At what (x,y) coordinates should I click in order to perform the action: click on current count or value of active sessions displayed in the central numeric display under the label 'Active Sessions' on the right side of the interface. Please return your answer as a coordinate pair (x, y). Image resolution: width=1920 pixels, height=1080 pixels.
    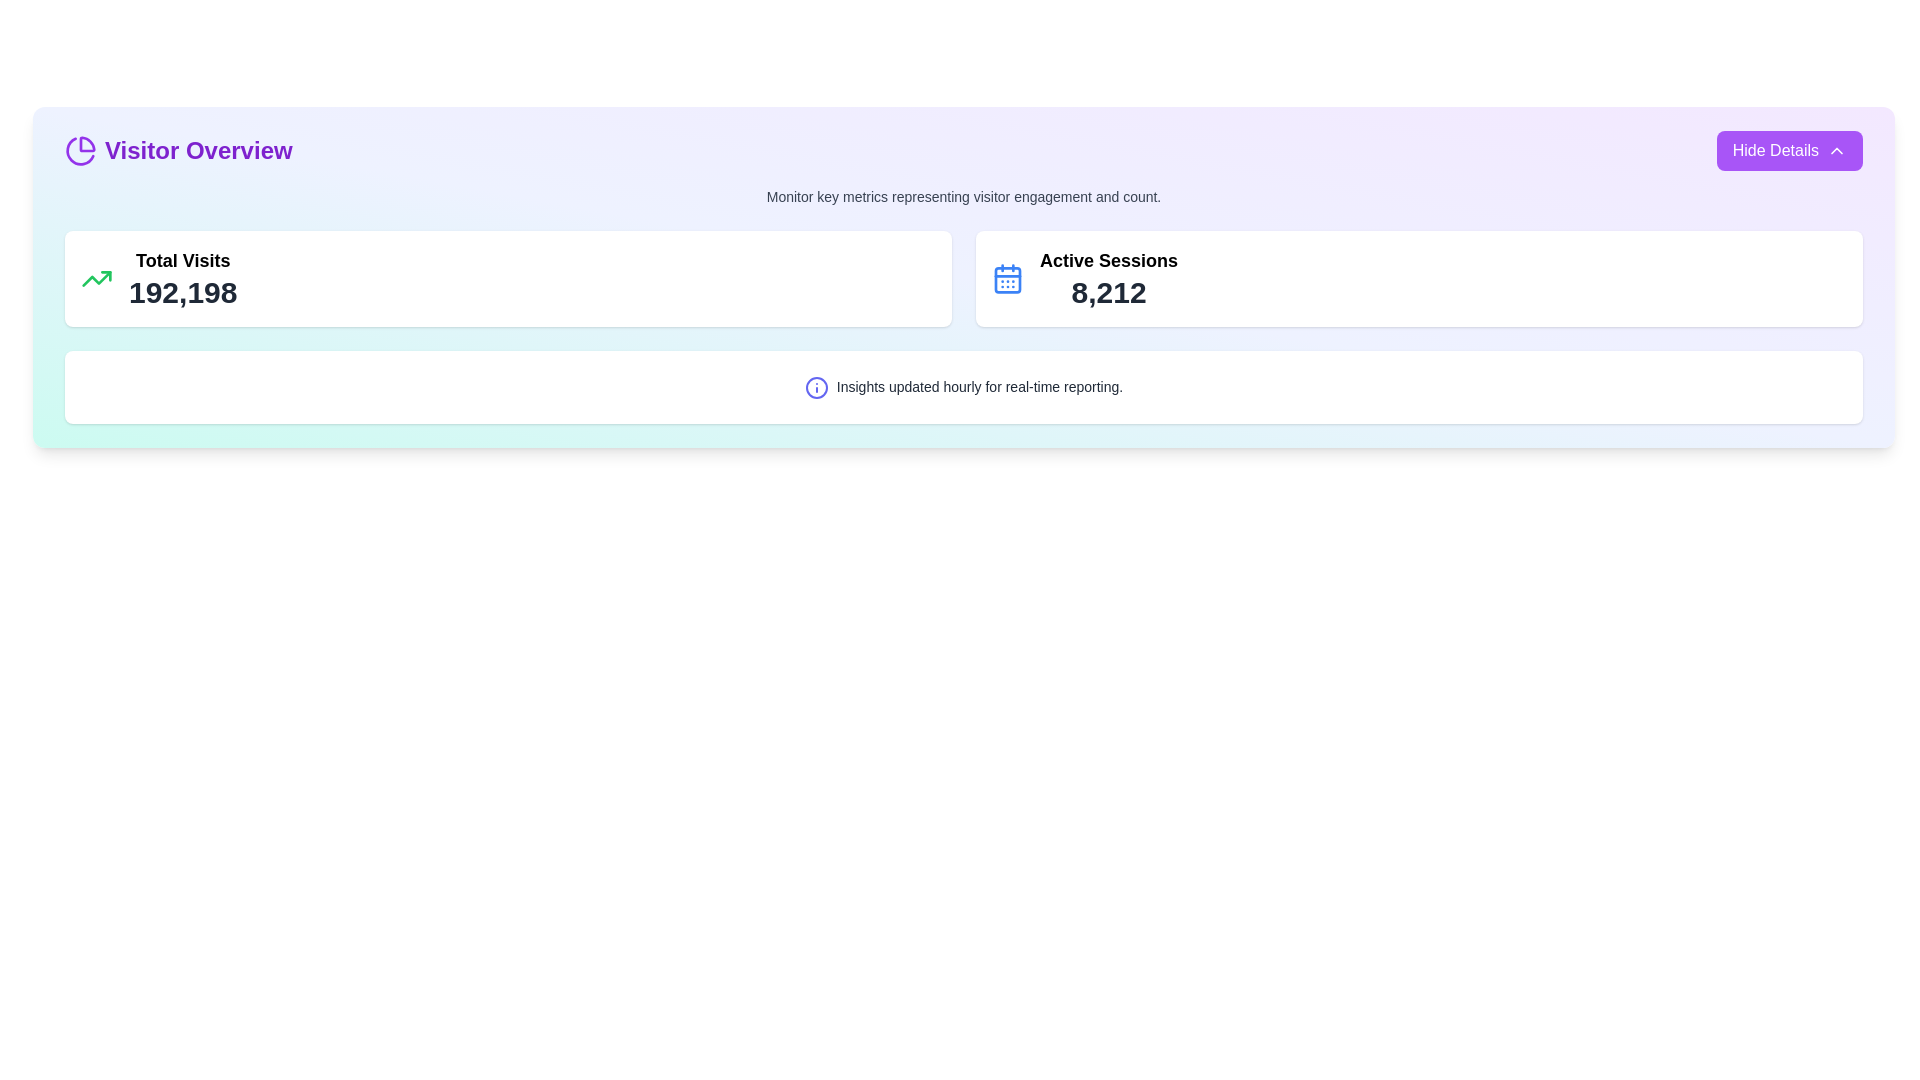
    Looking at the image, I should click on (1107, 293).